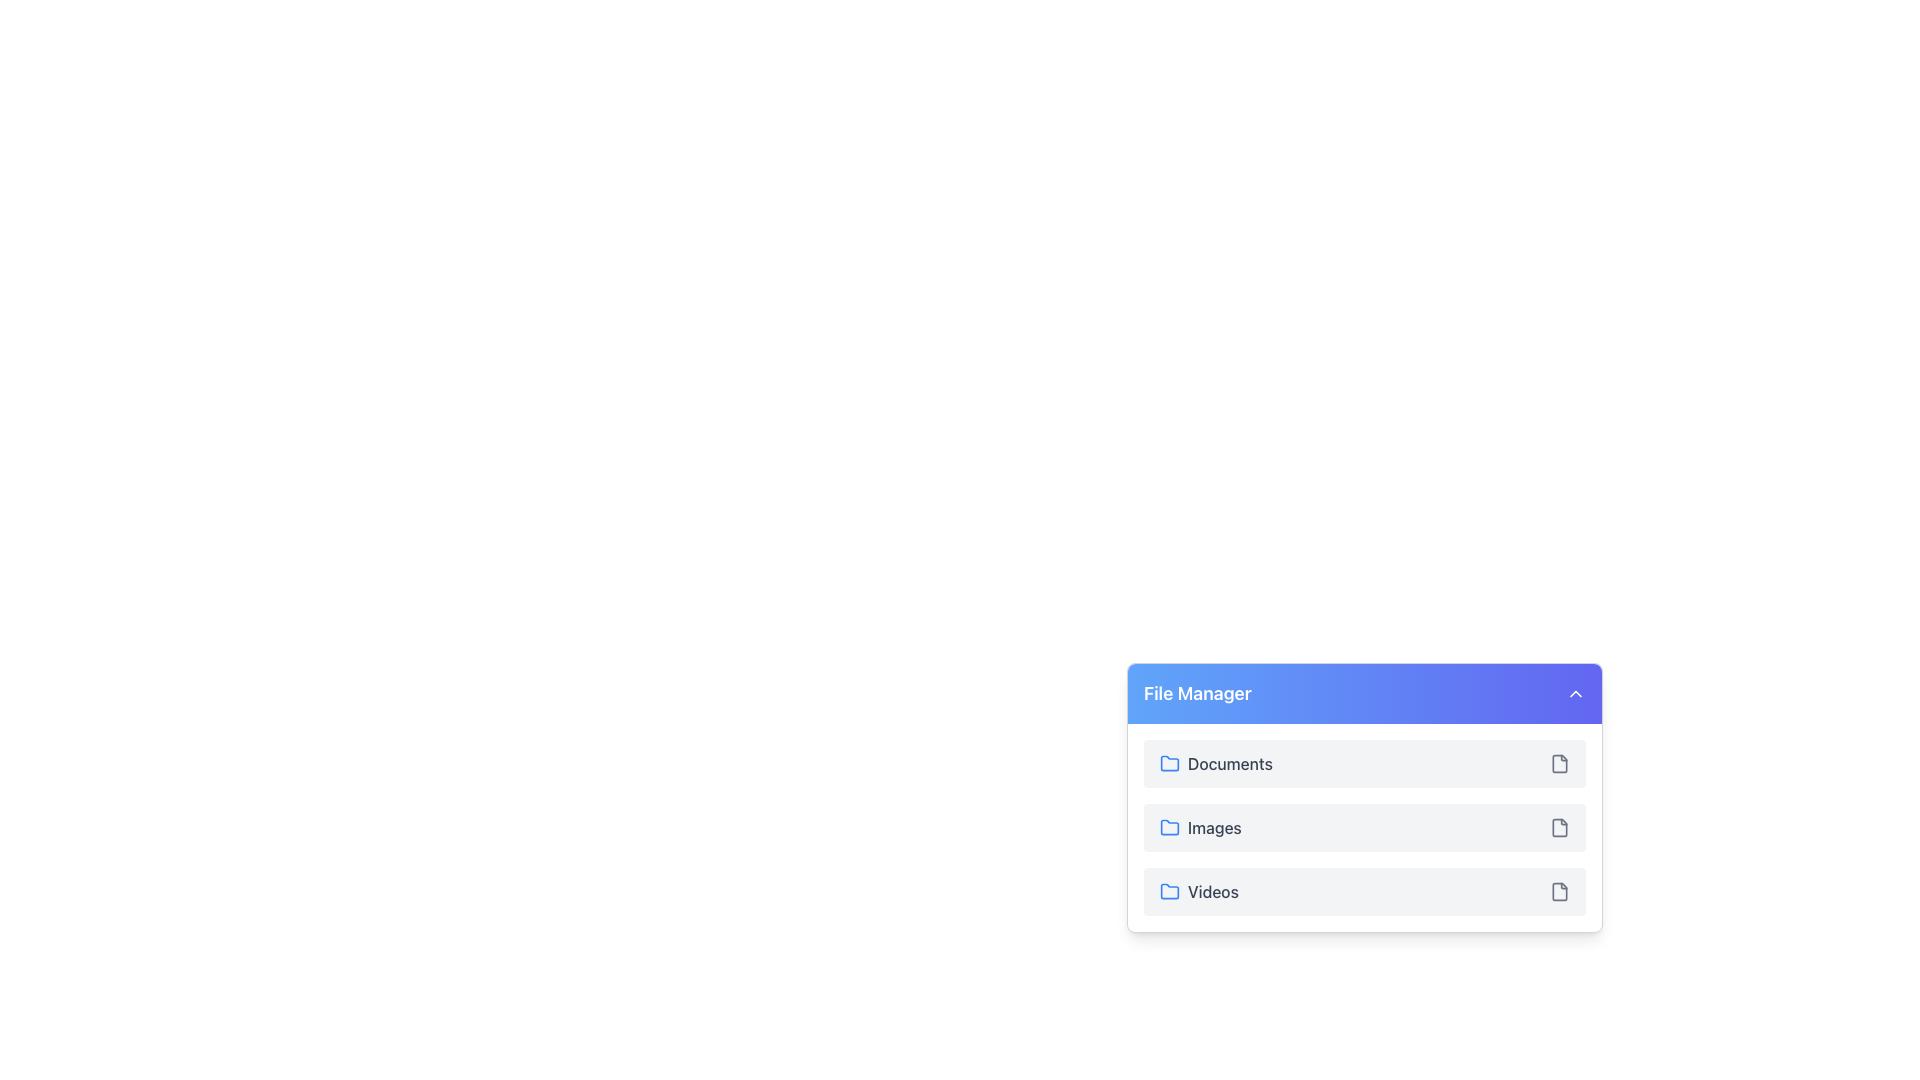  What do you see at coordinates (1363, 828) in the screenshot?
I see `the 'Images' section of the selectable card, which is the middle segment in a list of three sections labeled 'Documents', 'Images', and 'Videos'` at bounding box center [1363, 828].